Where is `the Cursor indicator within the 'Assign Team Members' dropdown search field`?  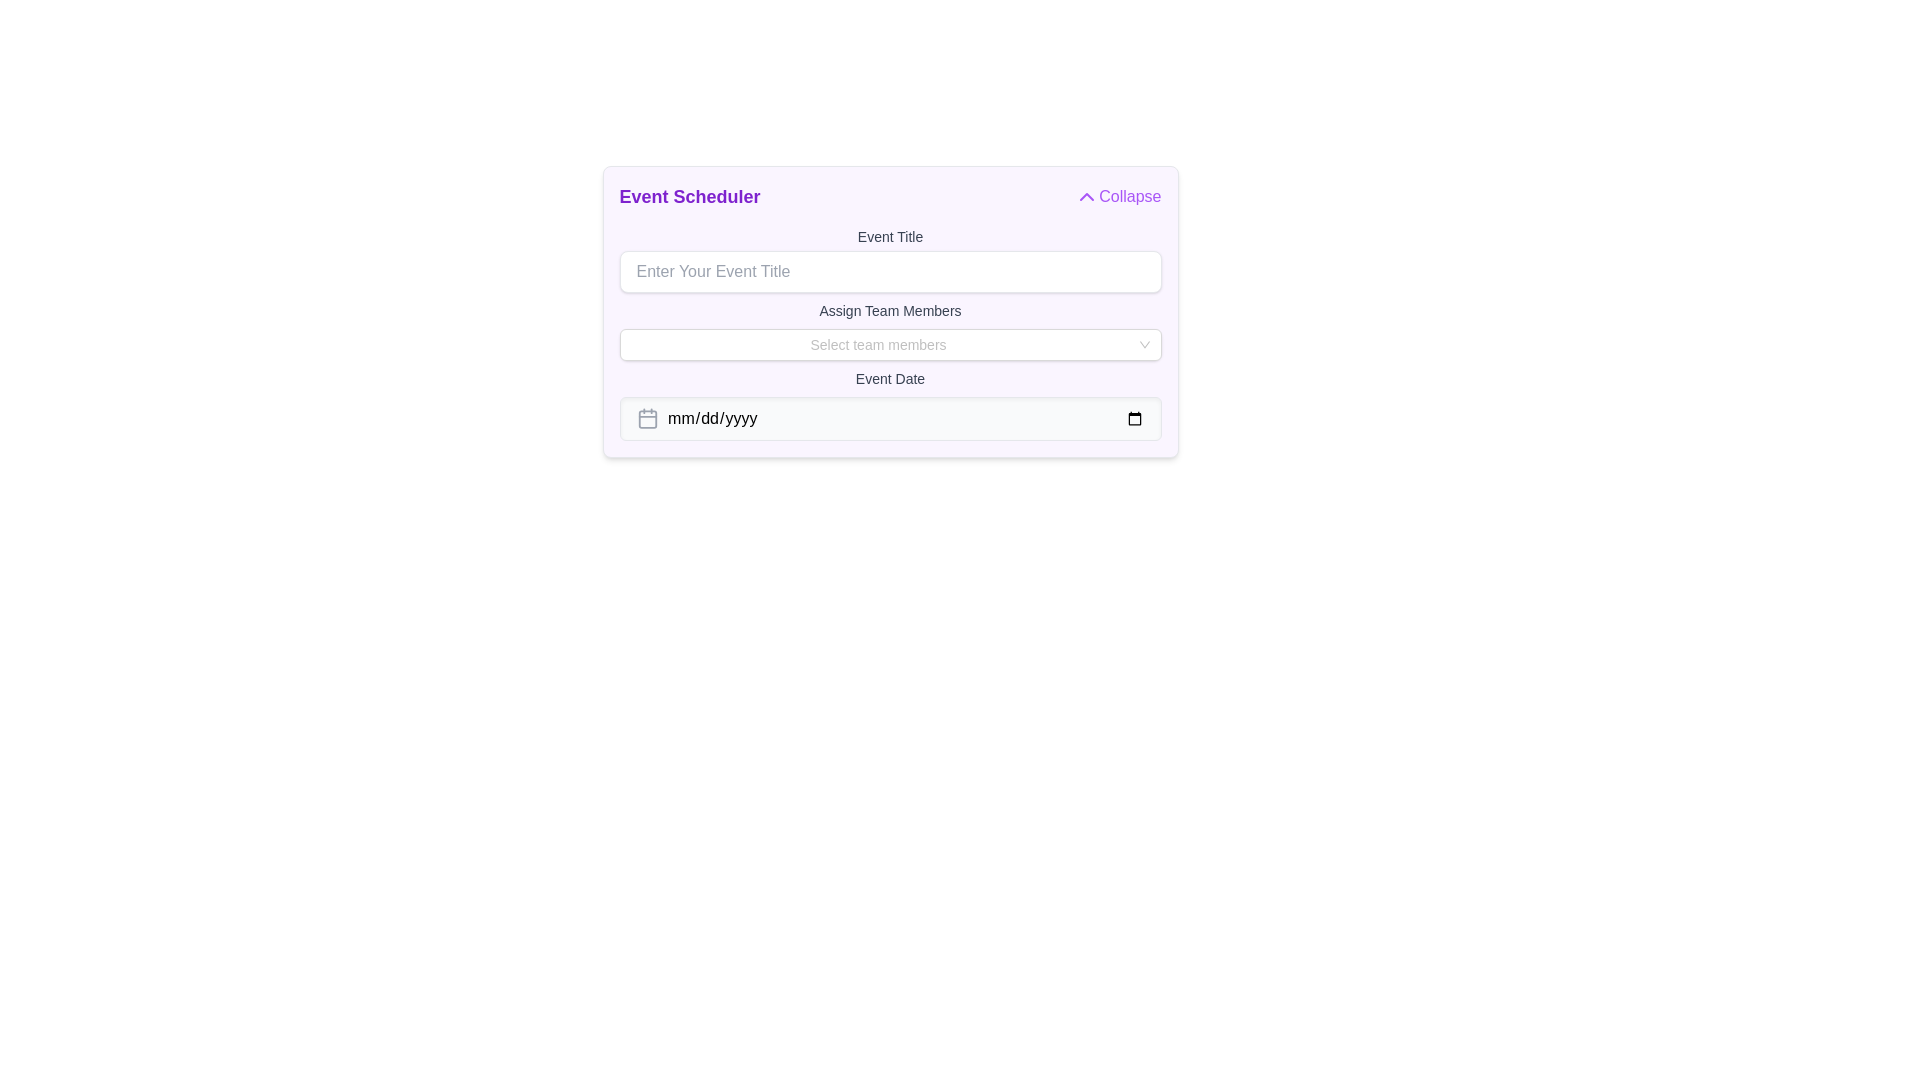
the Cursor indicator within the 'Assign Team Members' dropdown search field is located at coordinates (632, 343).